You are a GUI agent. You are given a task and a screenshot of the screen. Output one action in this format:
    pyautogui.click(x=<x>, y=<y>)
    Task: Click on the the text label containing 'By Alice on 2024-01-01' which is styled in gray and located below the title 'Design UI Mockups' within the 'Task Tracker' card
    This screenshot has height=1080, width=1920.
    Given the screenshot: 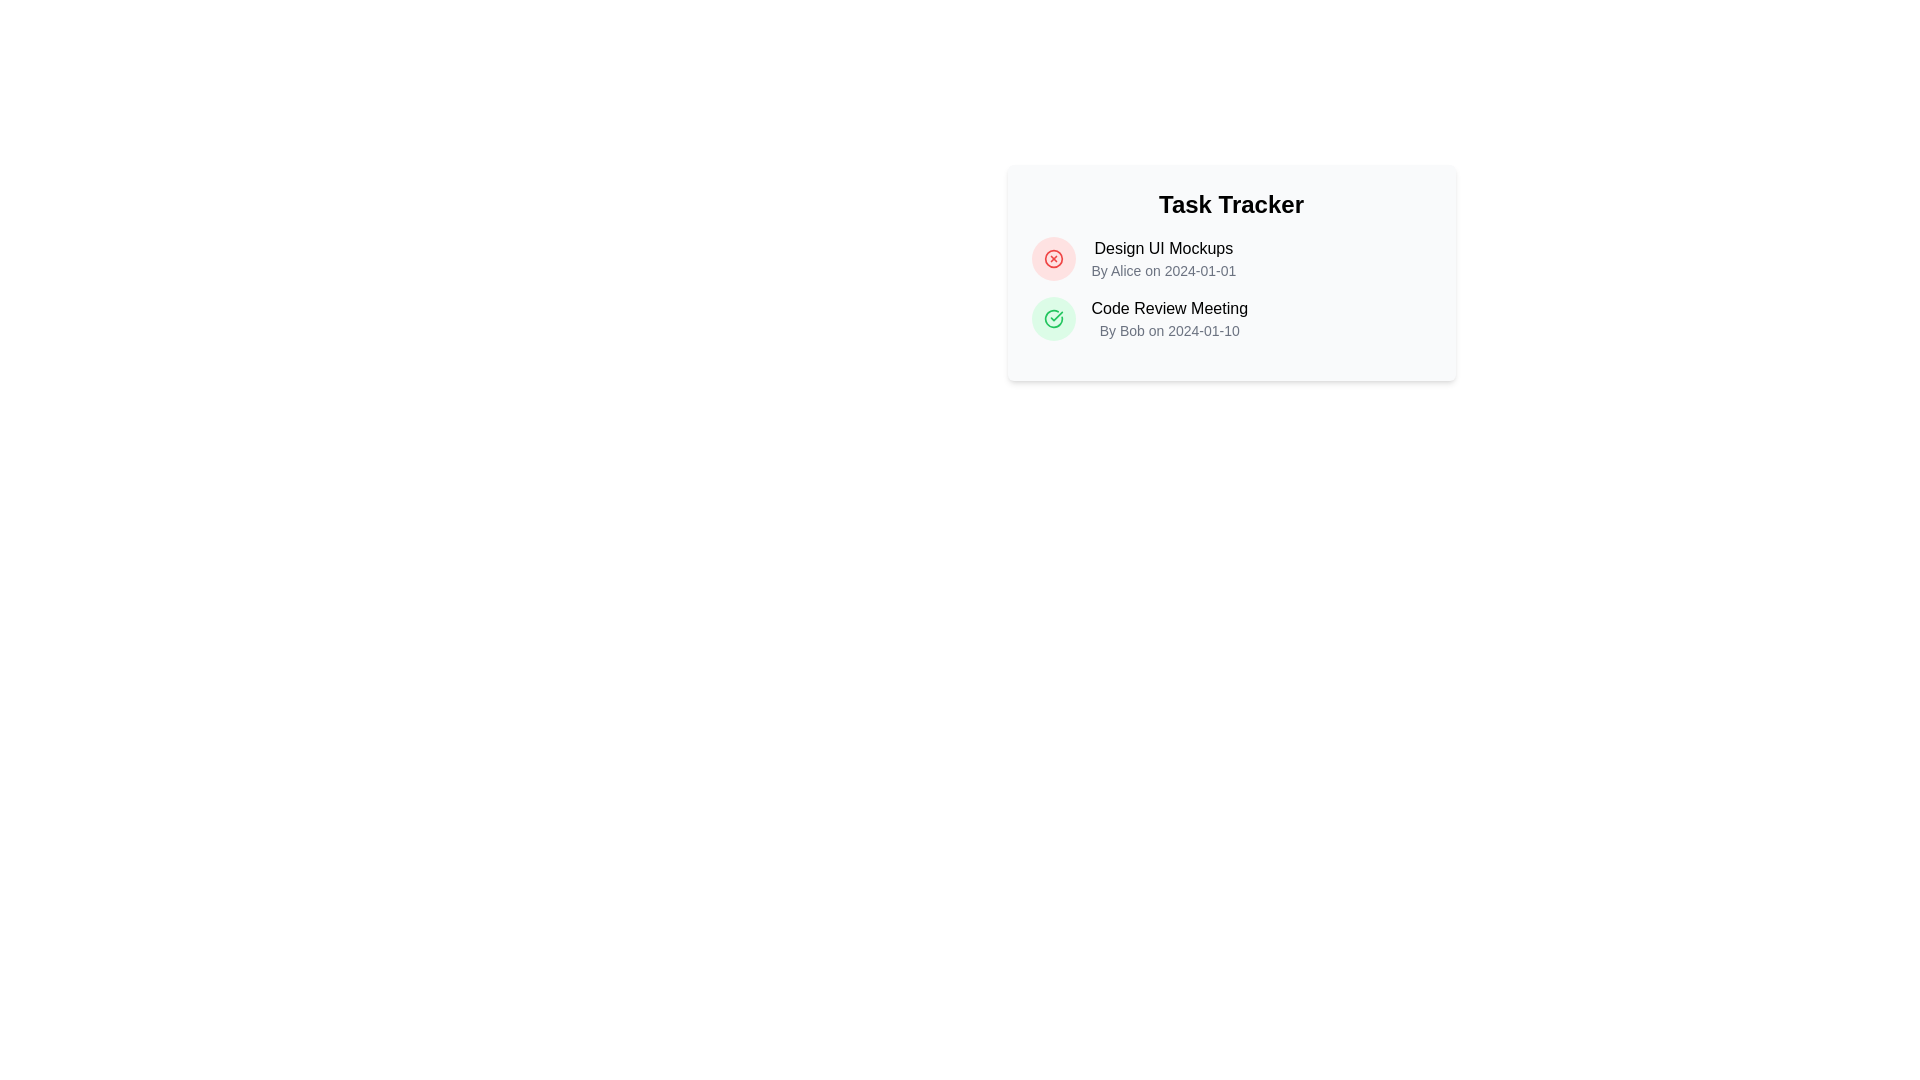 What is the action you would take?
    pyautogui.click(x=1163, y=270)
    